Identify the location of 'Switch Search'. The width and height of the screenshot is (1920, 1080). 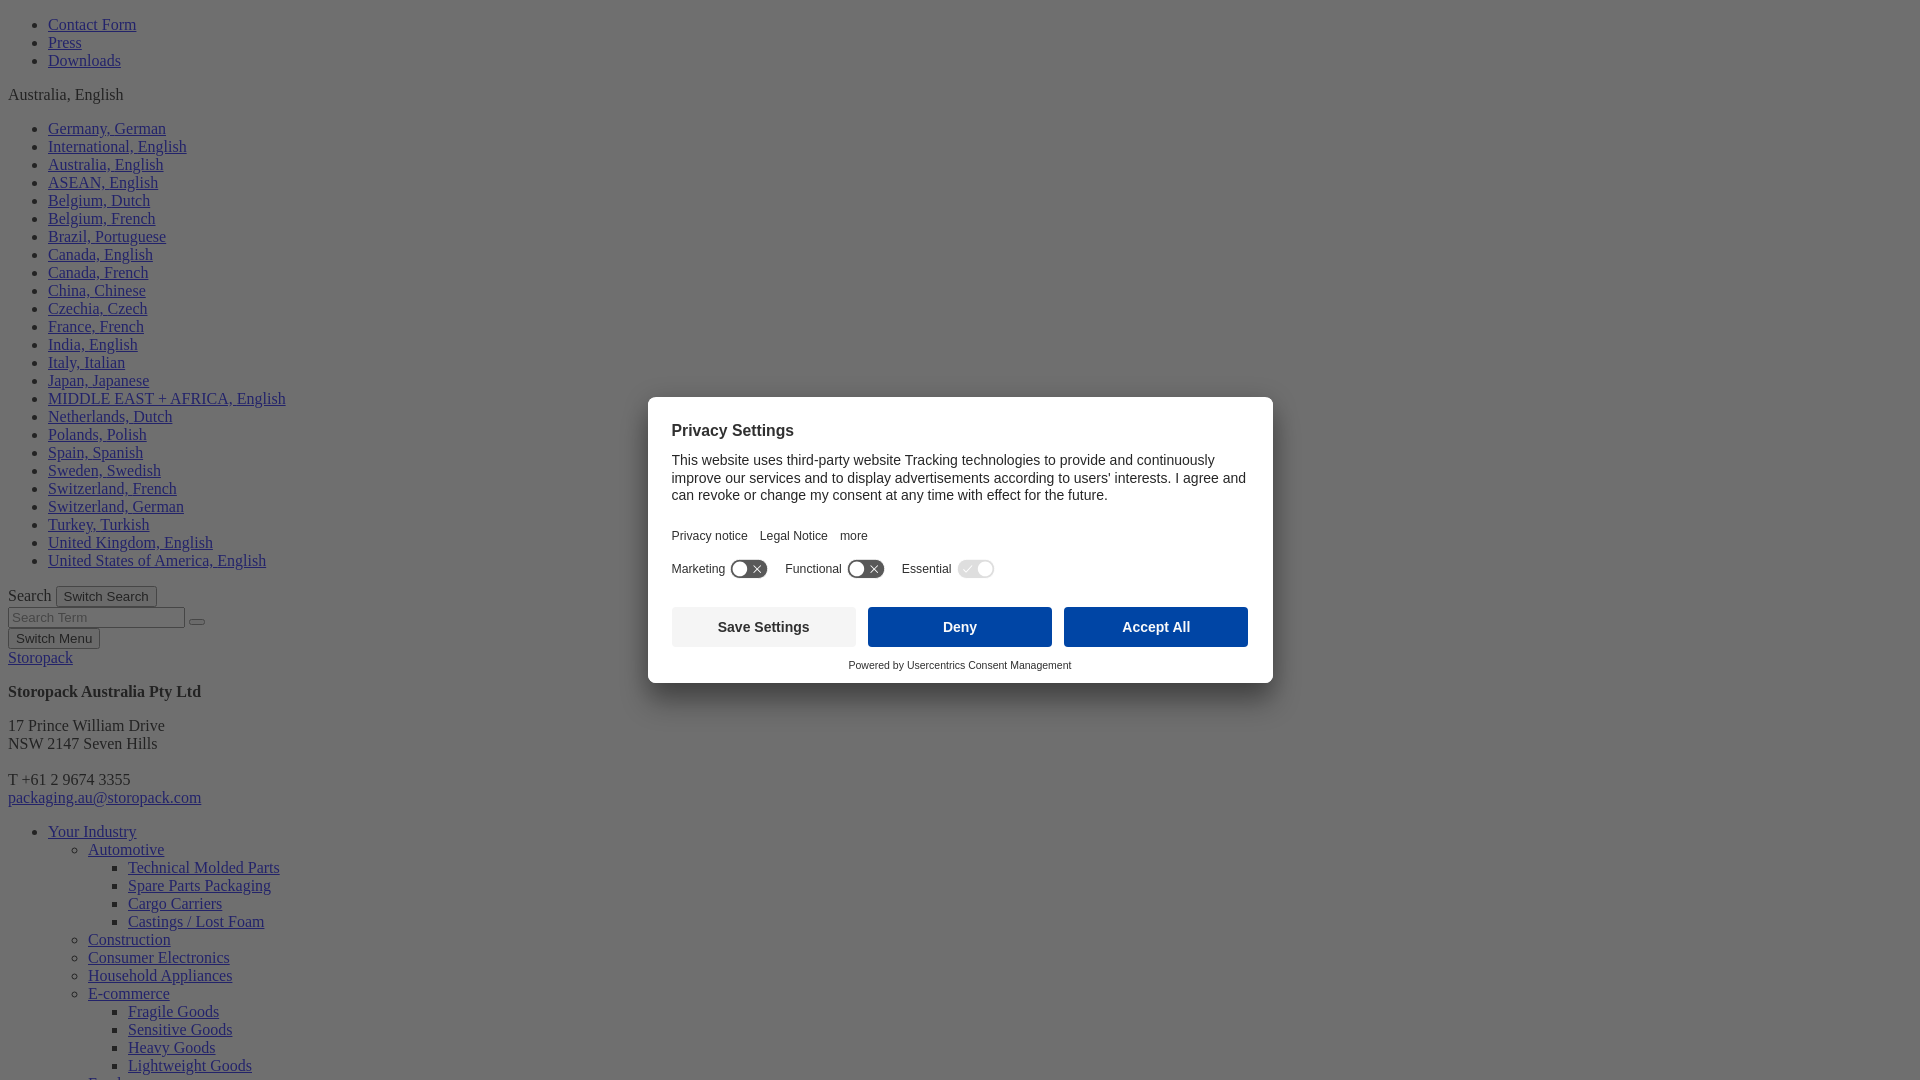
(105, 595).